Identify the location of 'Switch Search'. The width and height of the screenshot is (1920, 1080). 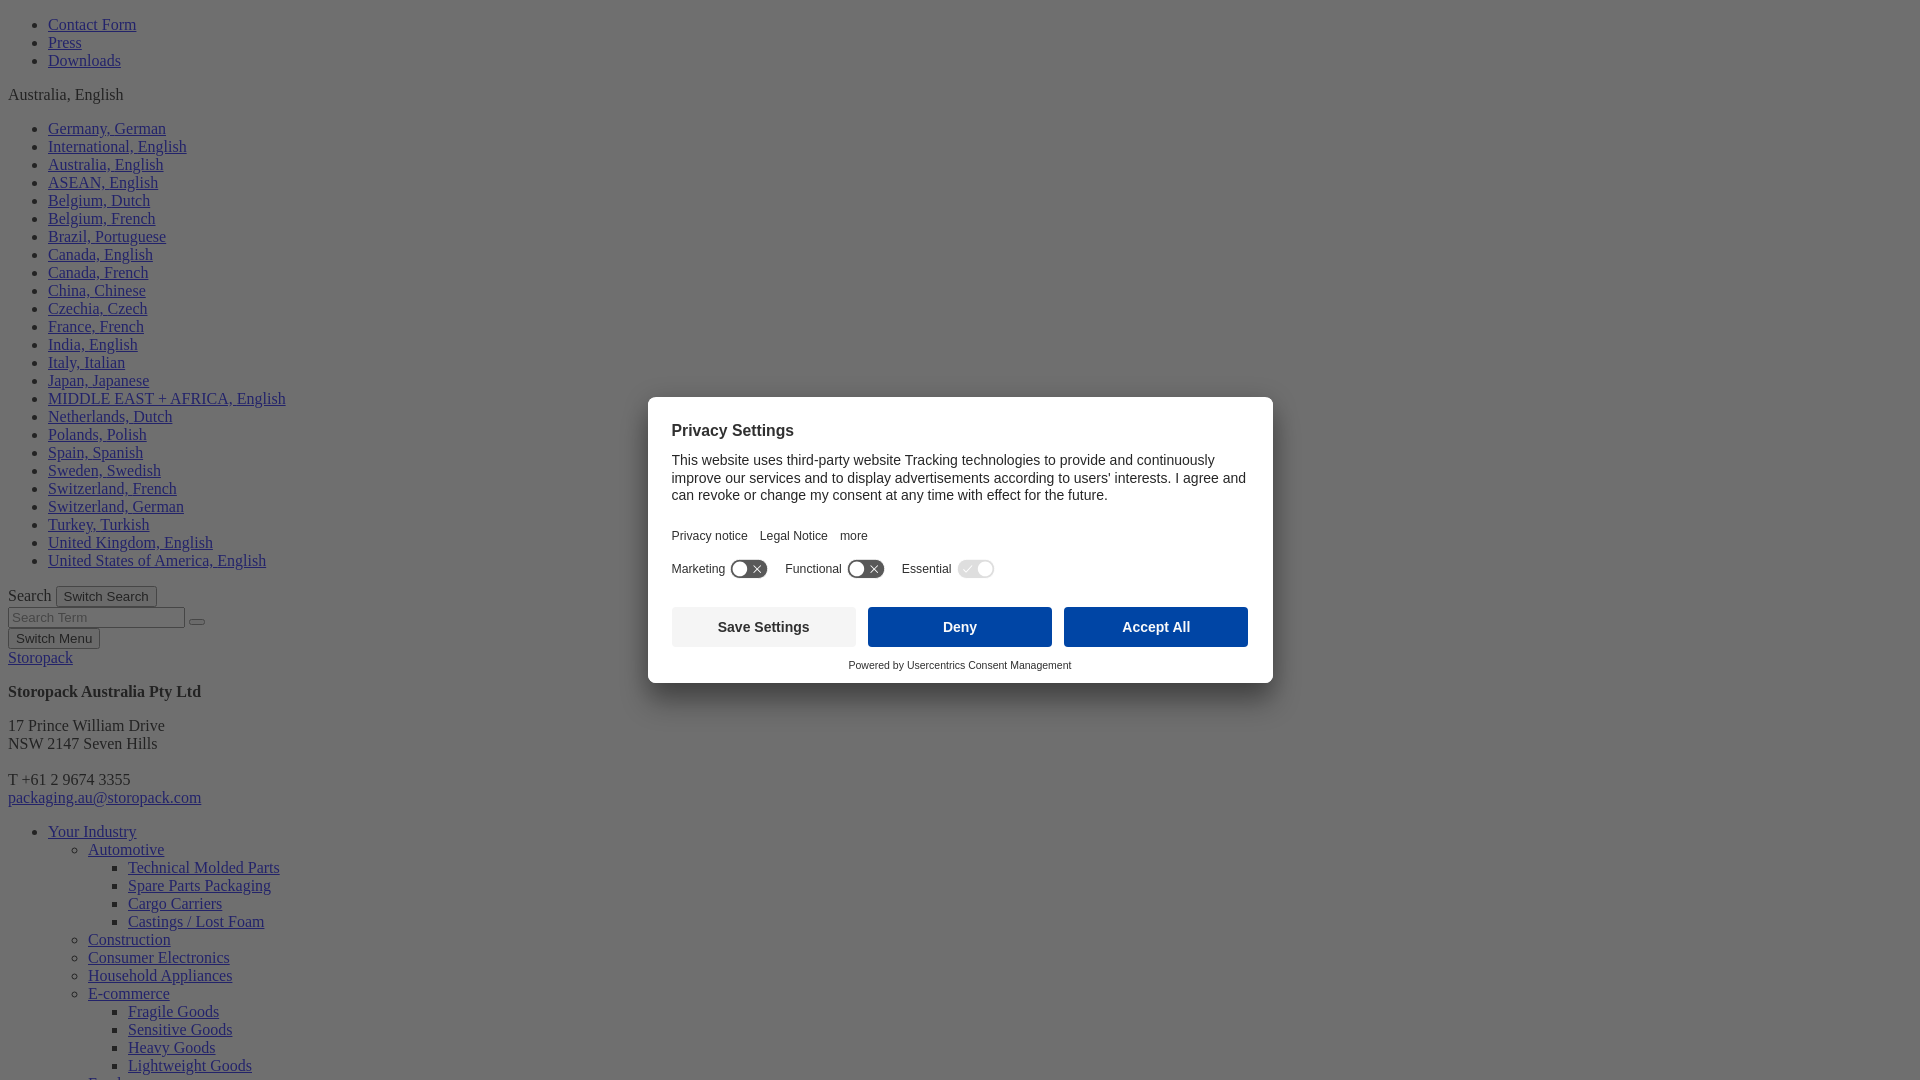
(105, 595).